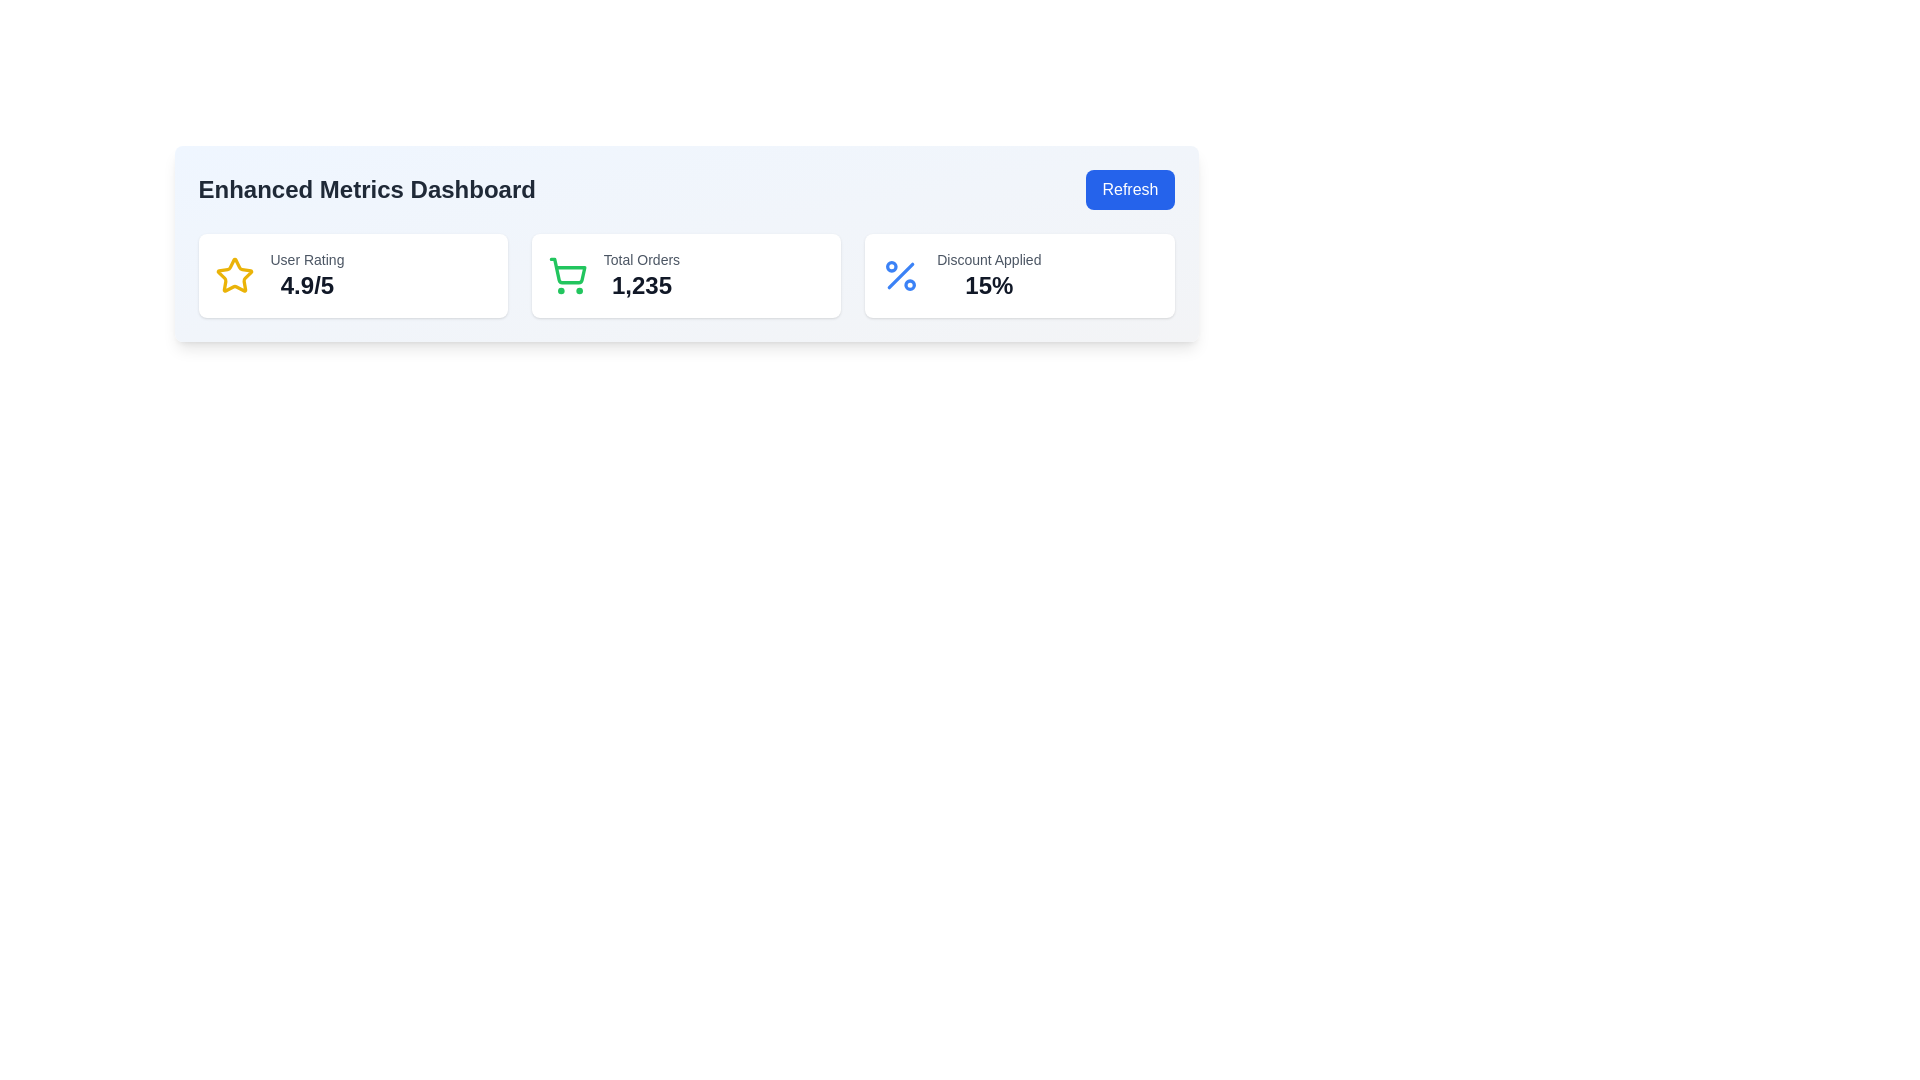 Image resolution: width=1920 pixels, height=1080 pixels. I want to click on the decorative diagonal line element of the percentage icon in the 'Discount Applied' section, which visually represents the 15% discount, so click(900, 276).